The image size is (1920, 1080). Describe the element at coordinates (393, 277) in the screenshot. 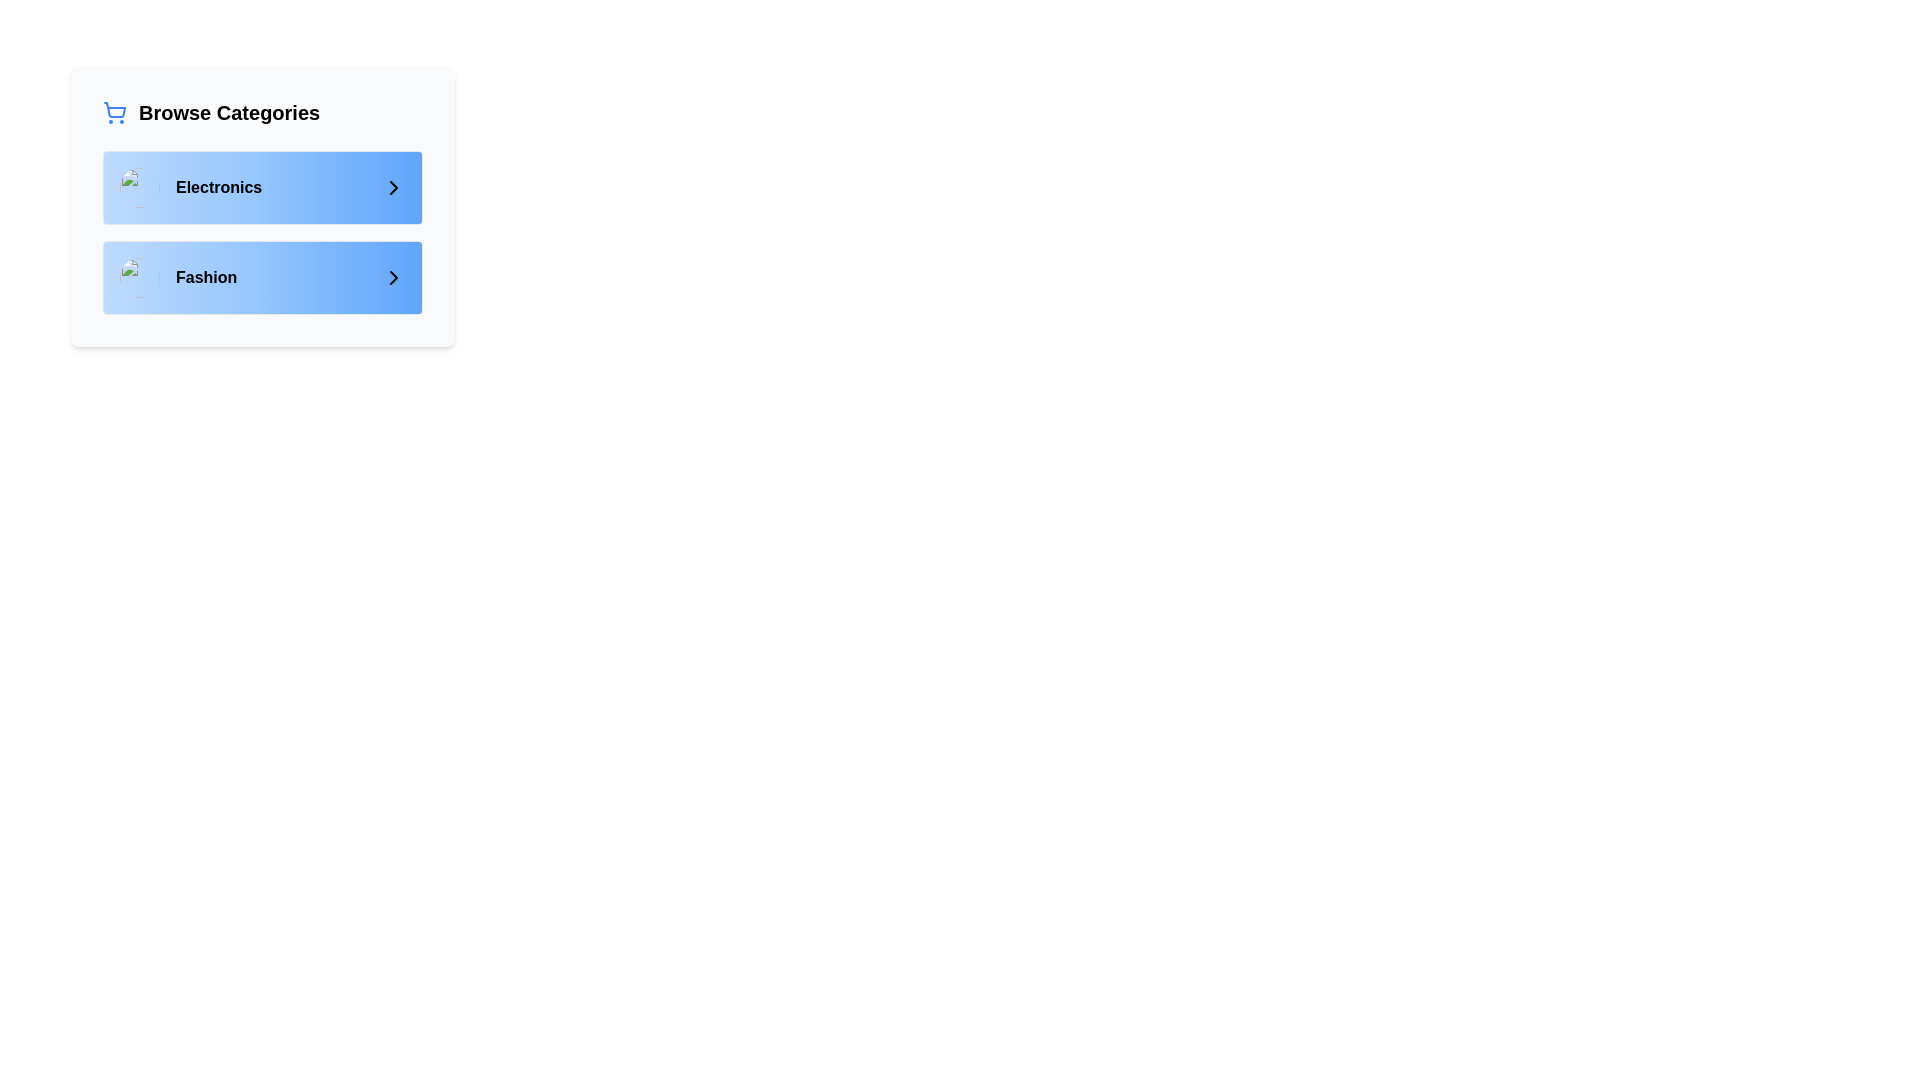

I see `the right-pointing chevron icon within the 'Fashion' menu button` at that location.